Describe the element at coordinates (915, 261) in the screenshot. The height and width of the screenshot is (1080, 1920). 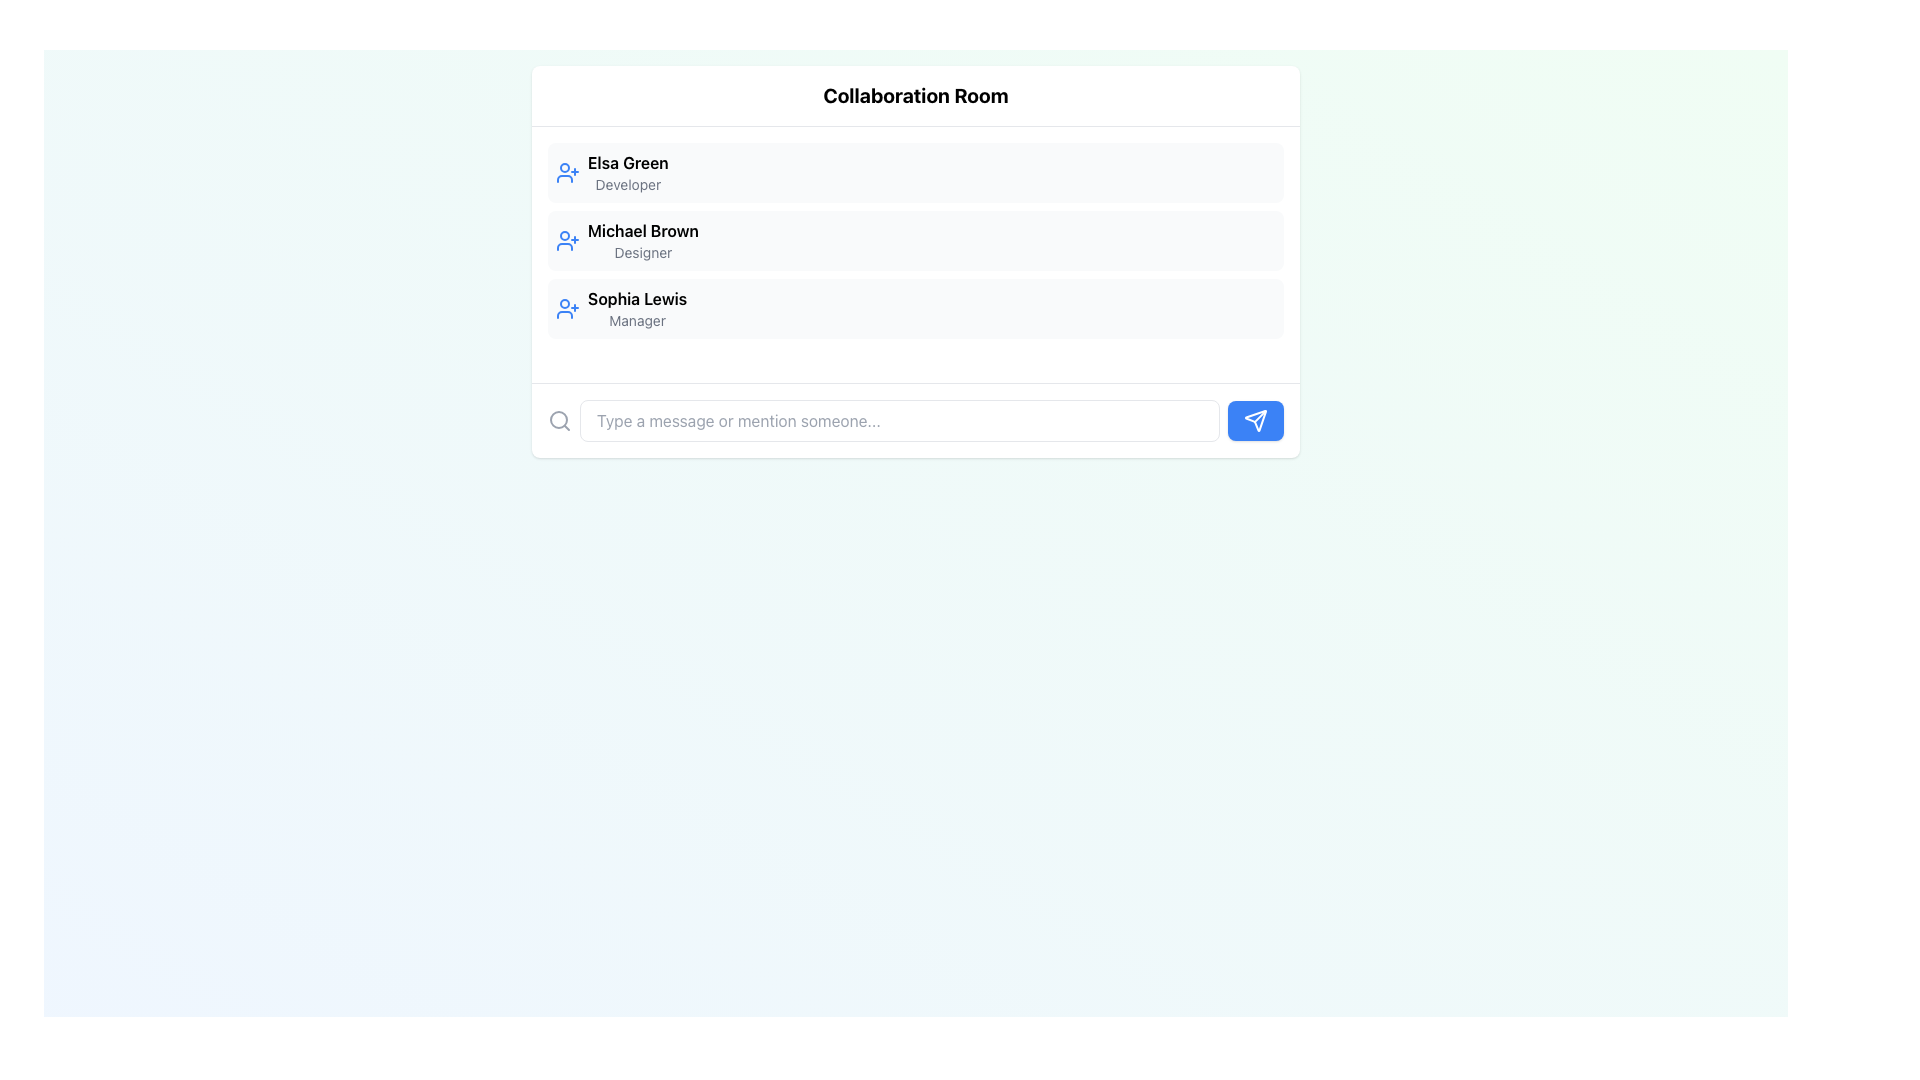
I see `the second user card in the 'Collaboration Room' section` at that location.